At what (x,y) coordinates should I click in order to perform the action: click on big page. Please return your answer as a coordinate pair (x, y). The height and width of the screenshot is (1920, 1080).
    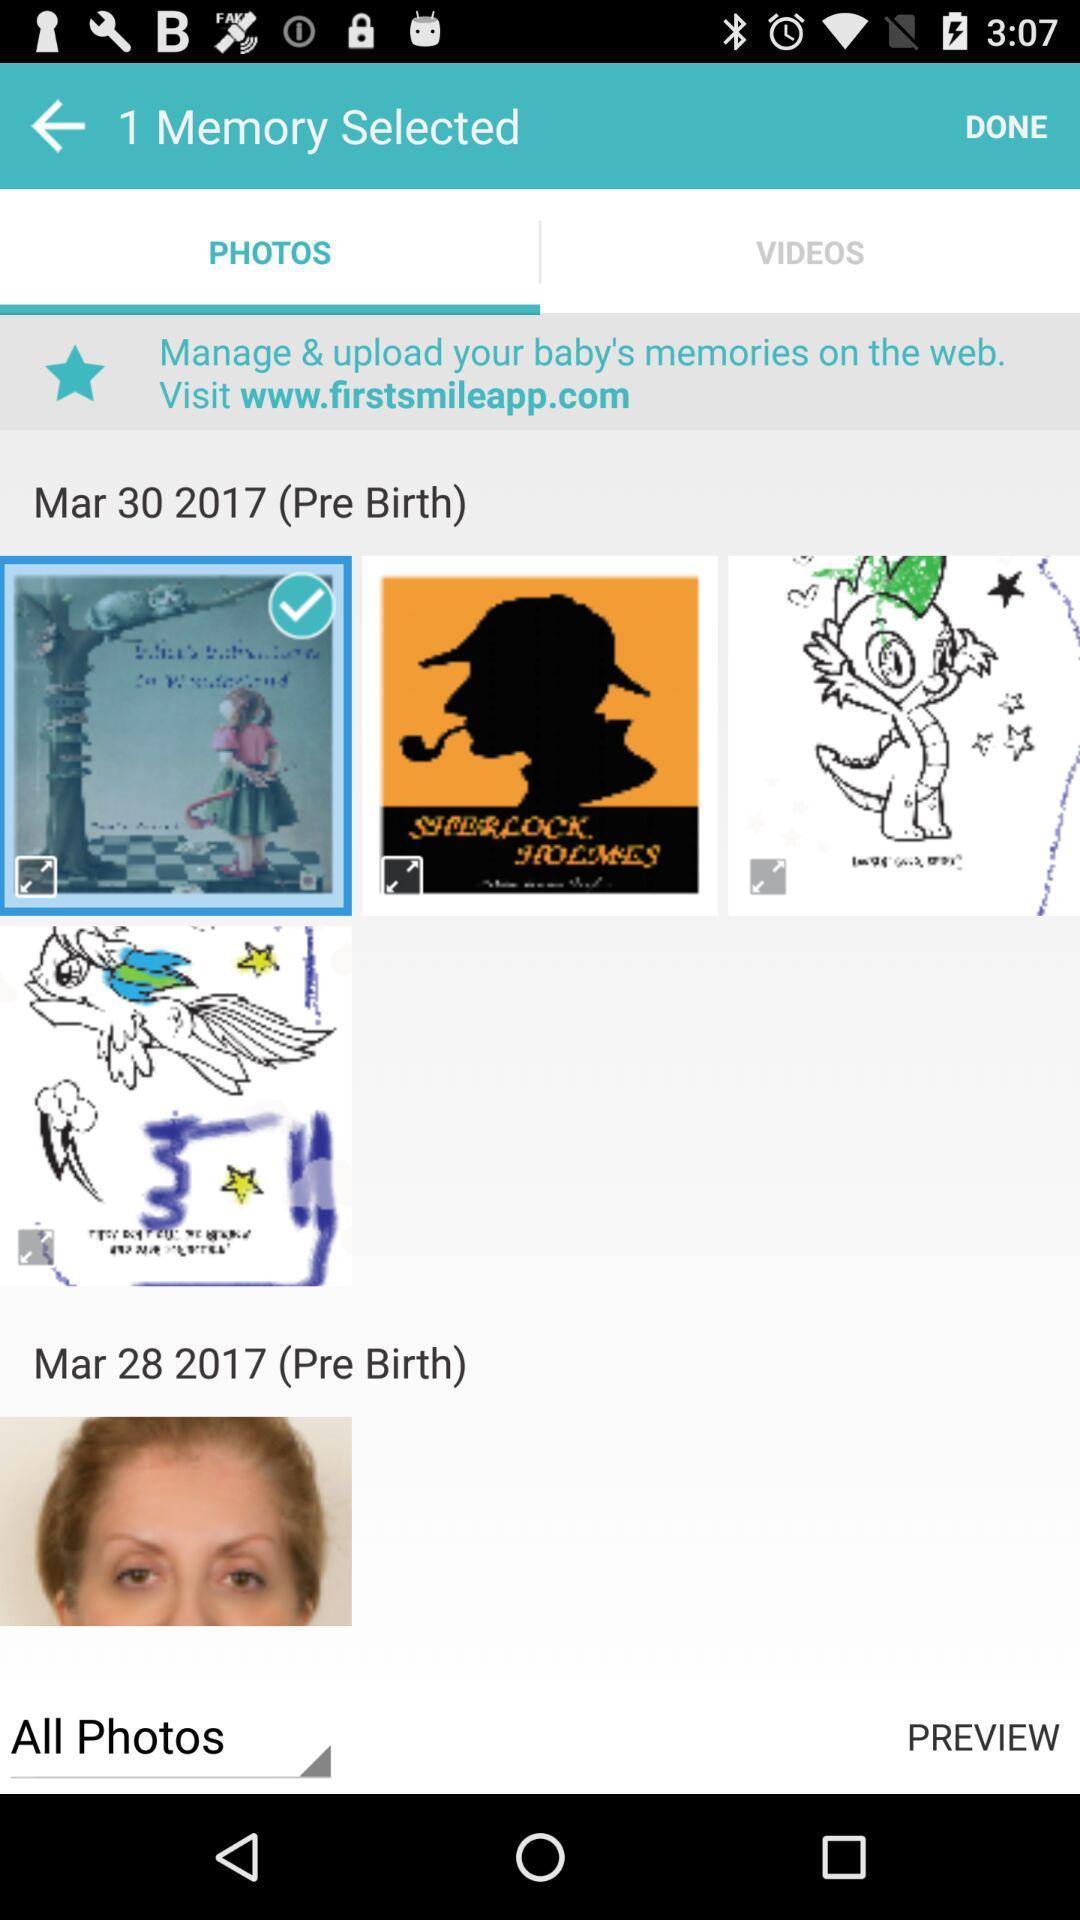
    Looking at the image, I should click on (37, 876).